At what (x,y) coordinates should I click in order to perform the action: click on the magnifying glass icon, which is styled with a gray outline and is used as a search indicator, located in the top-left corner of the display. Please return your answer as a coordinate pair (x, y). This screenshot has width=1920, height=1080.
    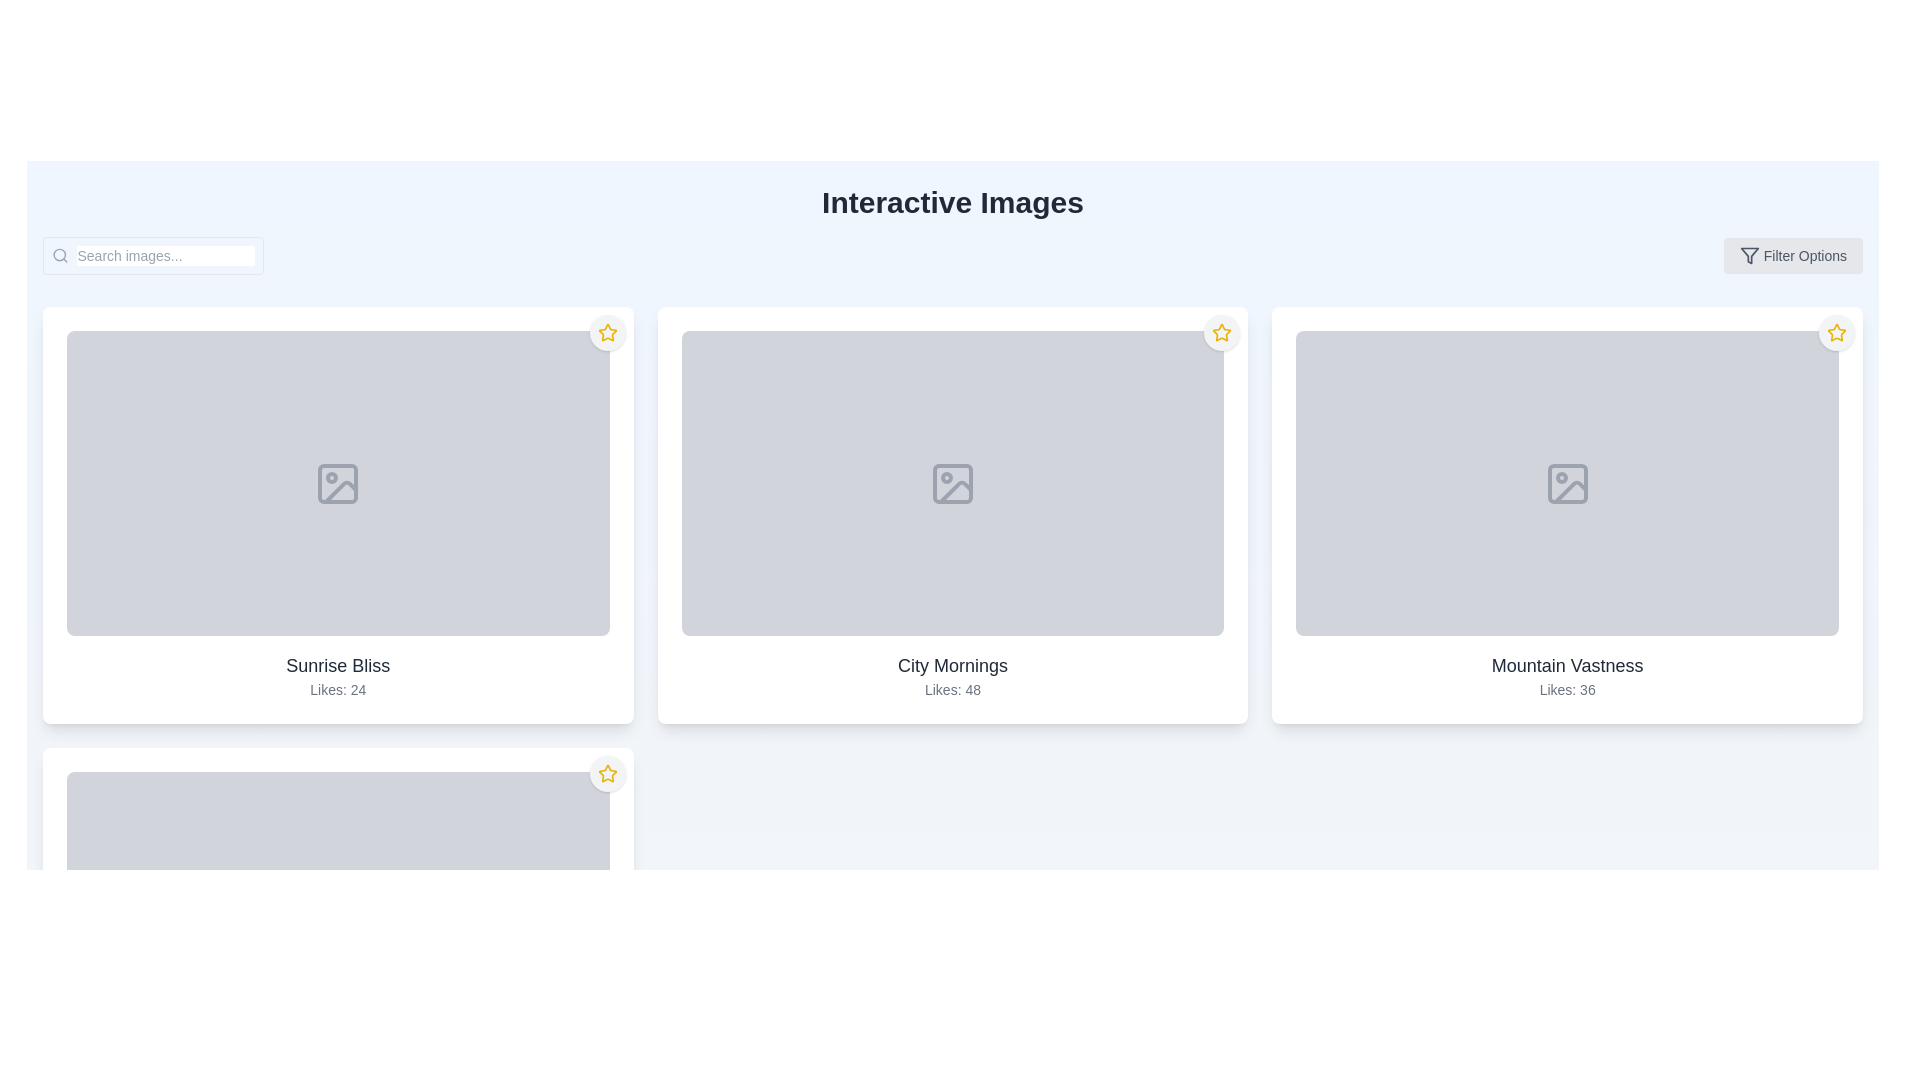
    Looking at the image, I should click on (60, 254).